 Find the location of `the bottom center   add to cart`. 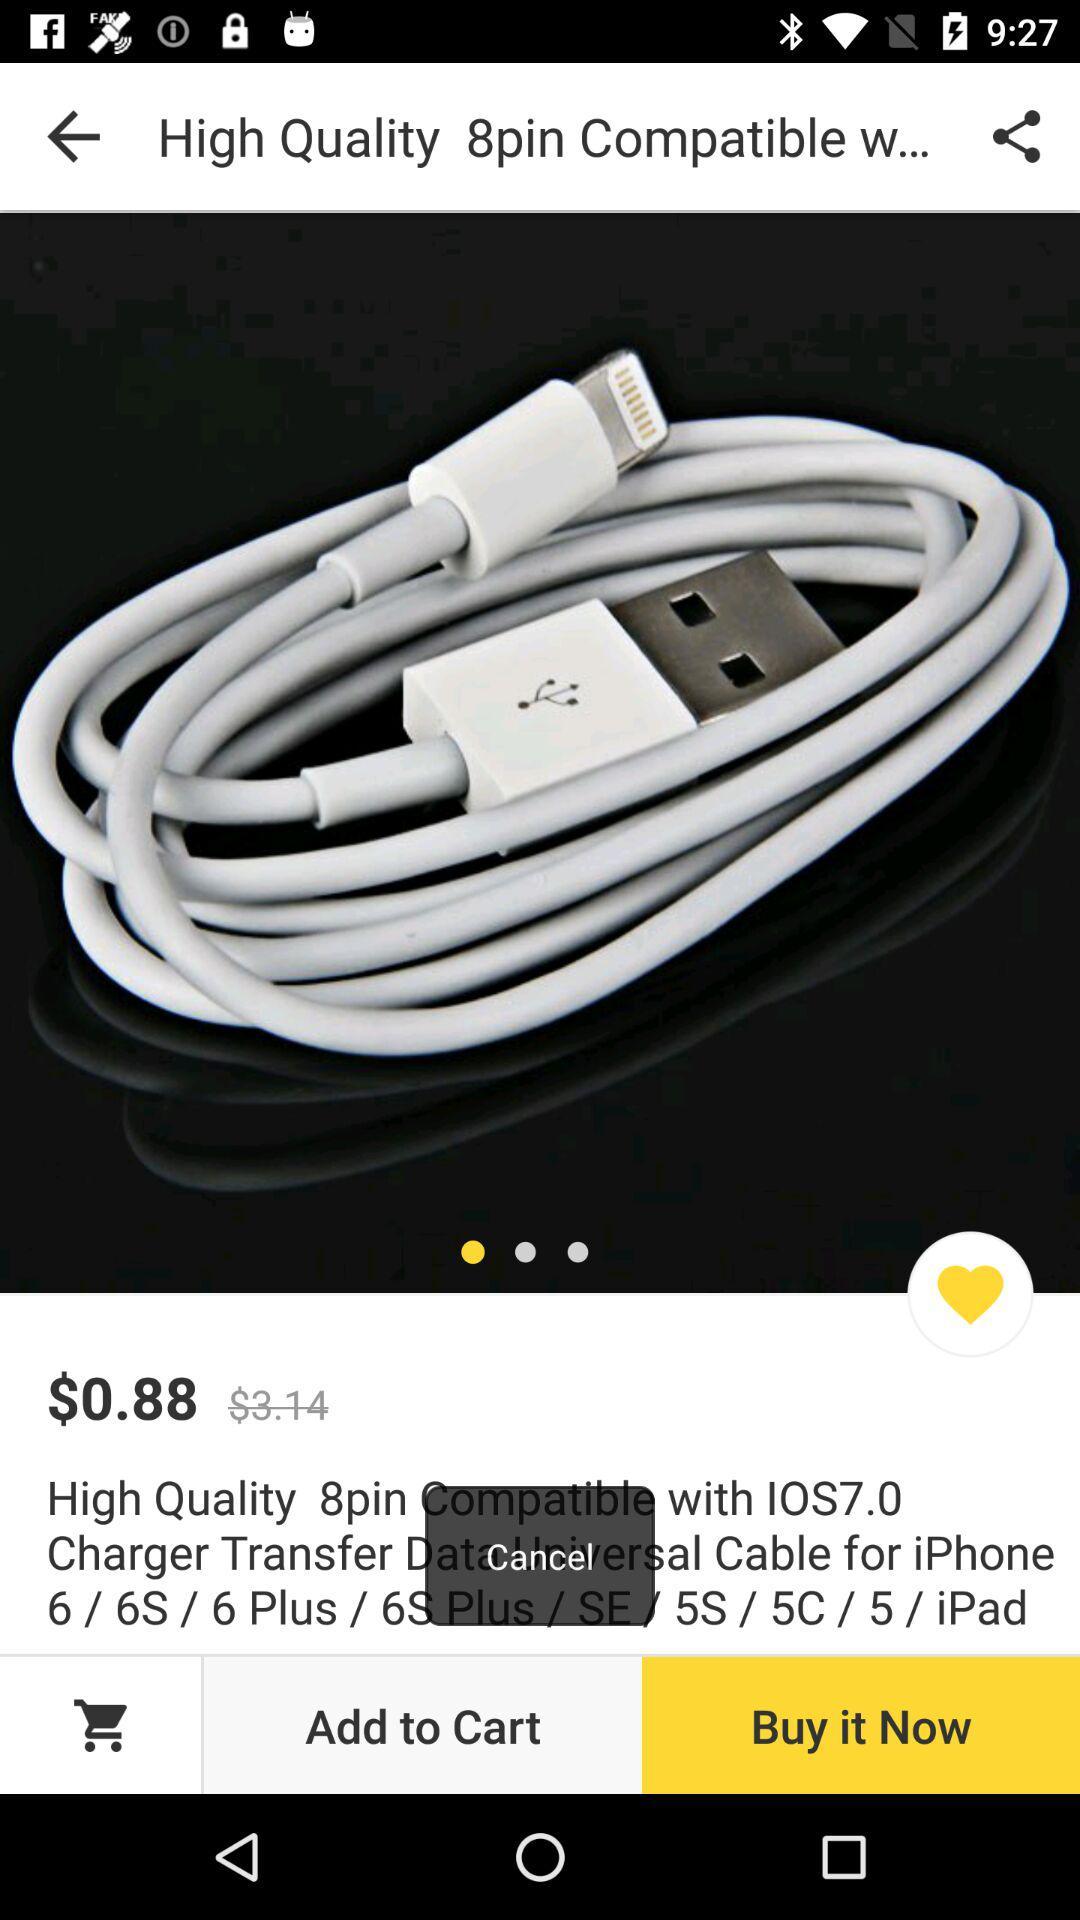

the bottom center   add to cart is located at coordinates (422, 1724).